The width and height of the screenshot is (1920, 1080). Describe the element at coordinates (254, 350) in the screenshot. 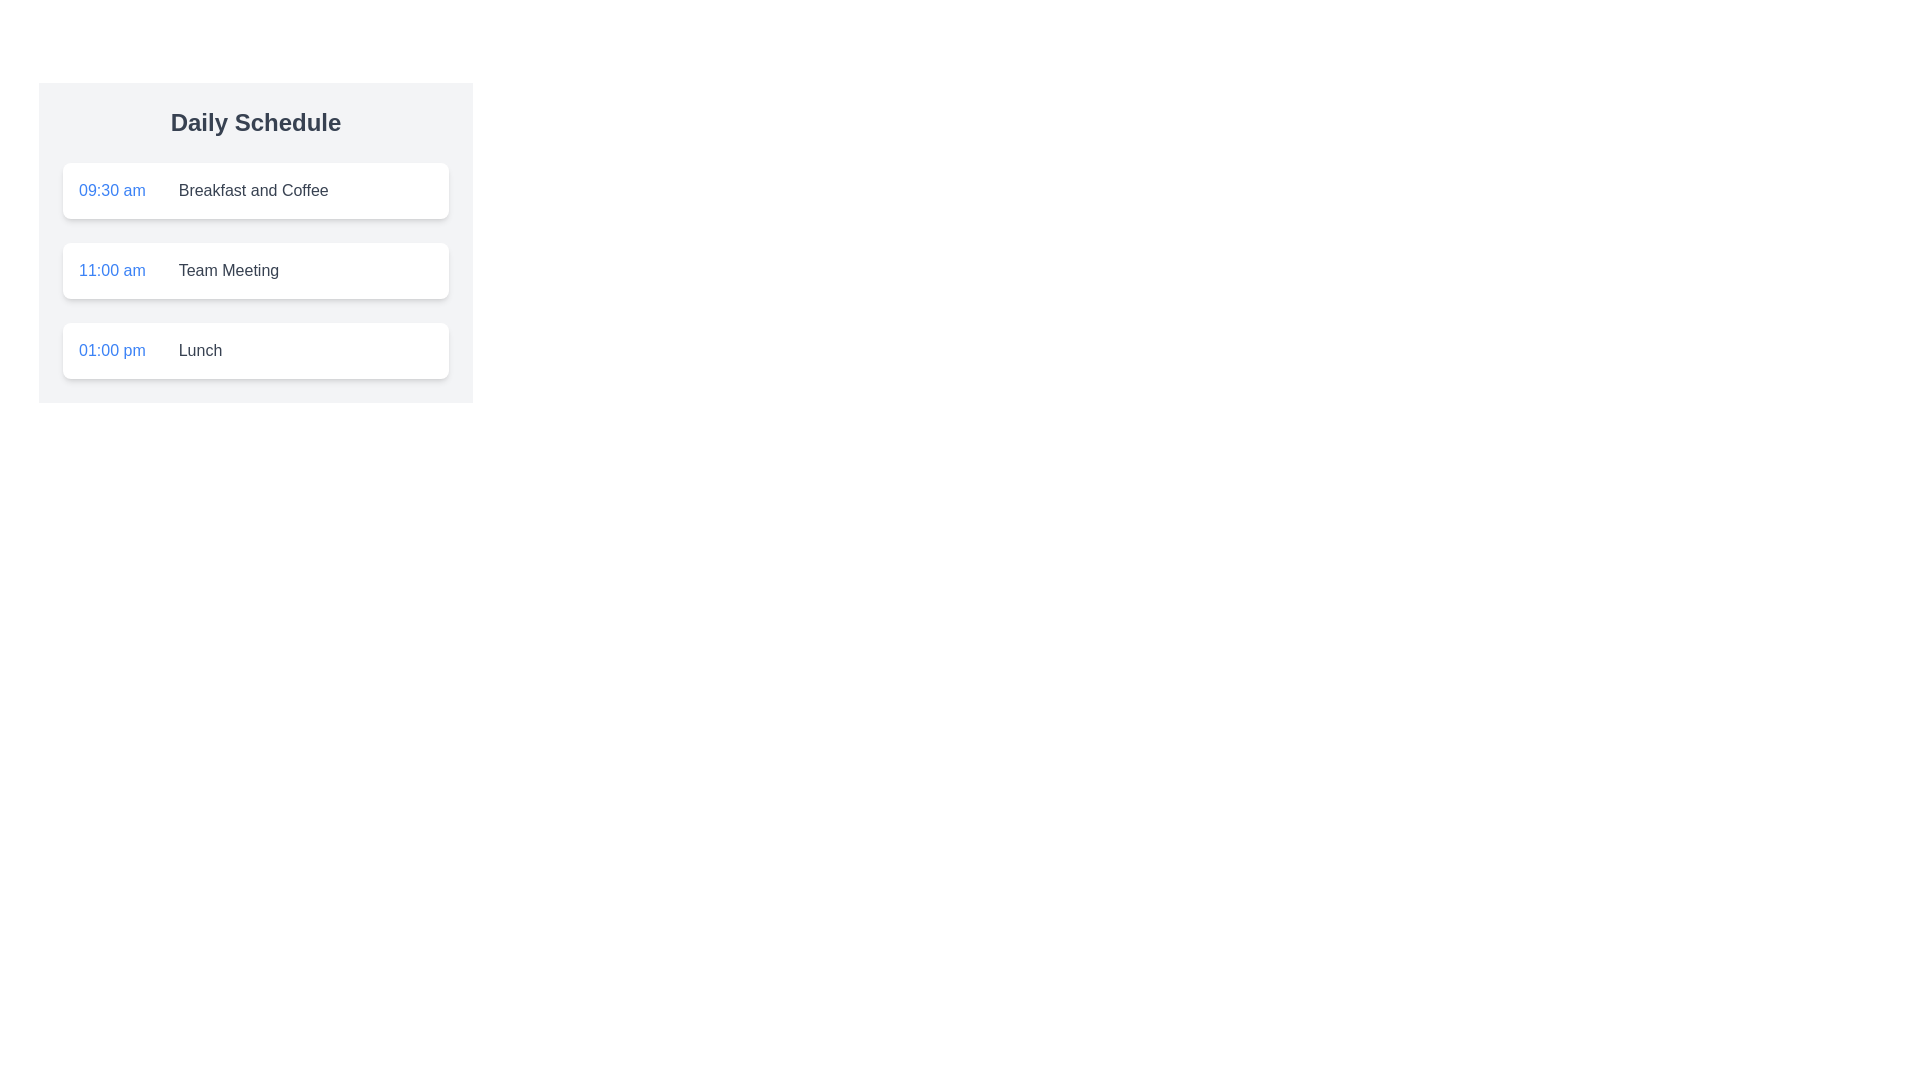

I see `the third list item in the Daily Schedule, which displays the time '01:00 pm' in blue and the description 'Lunch' in gray` at that location.